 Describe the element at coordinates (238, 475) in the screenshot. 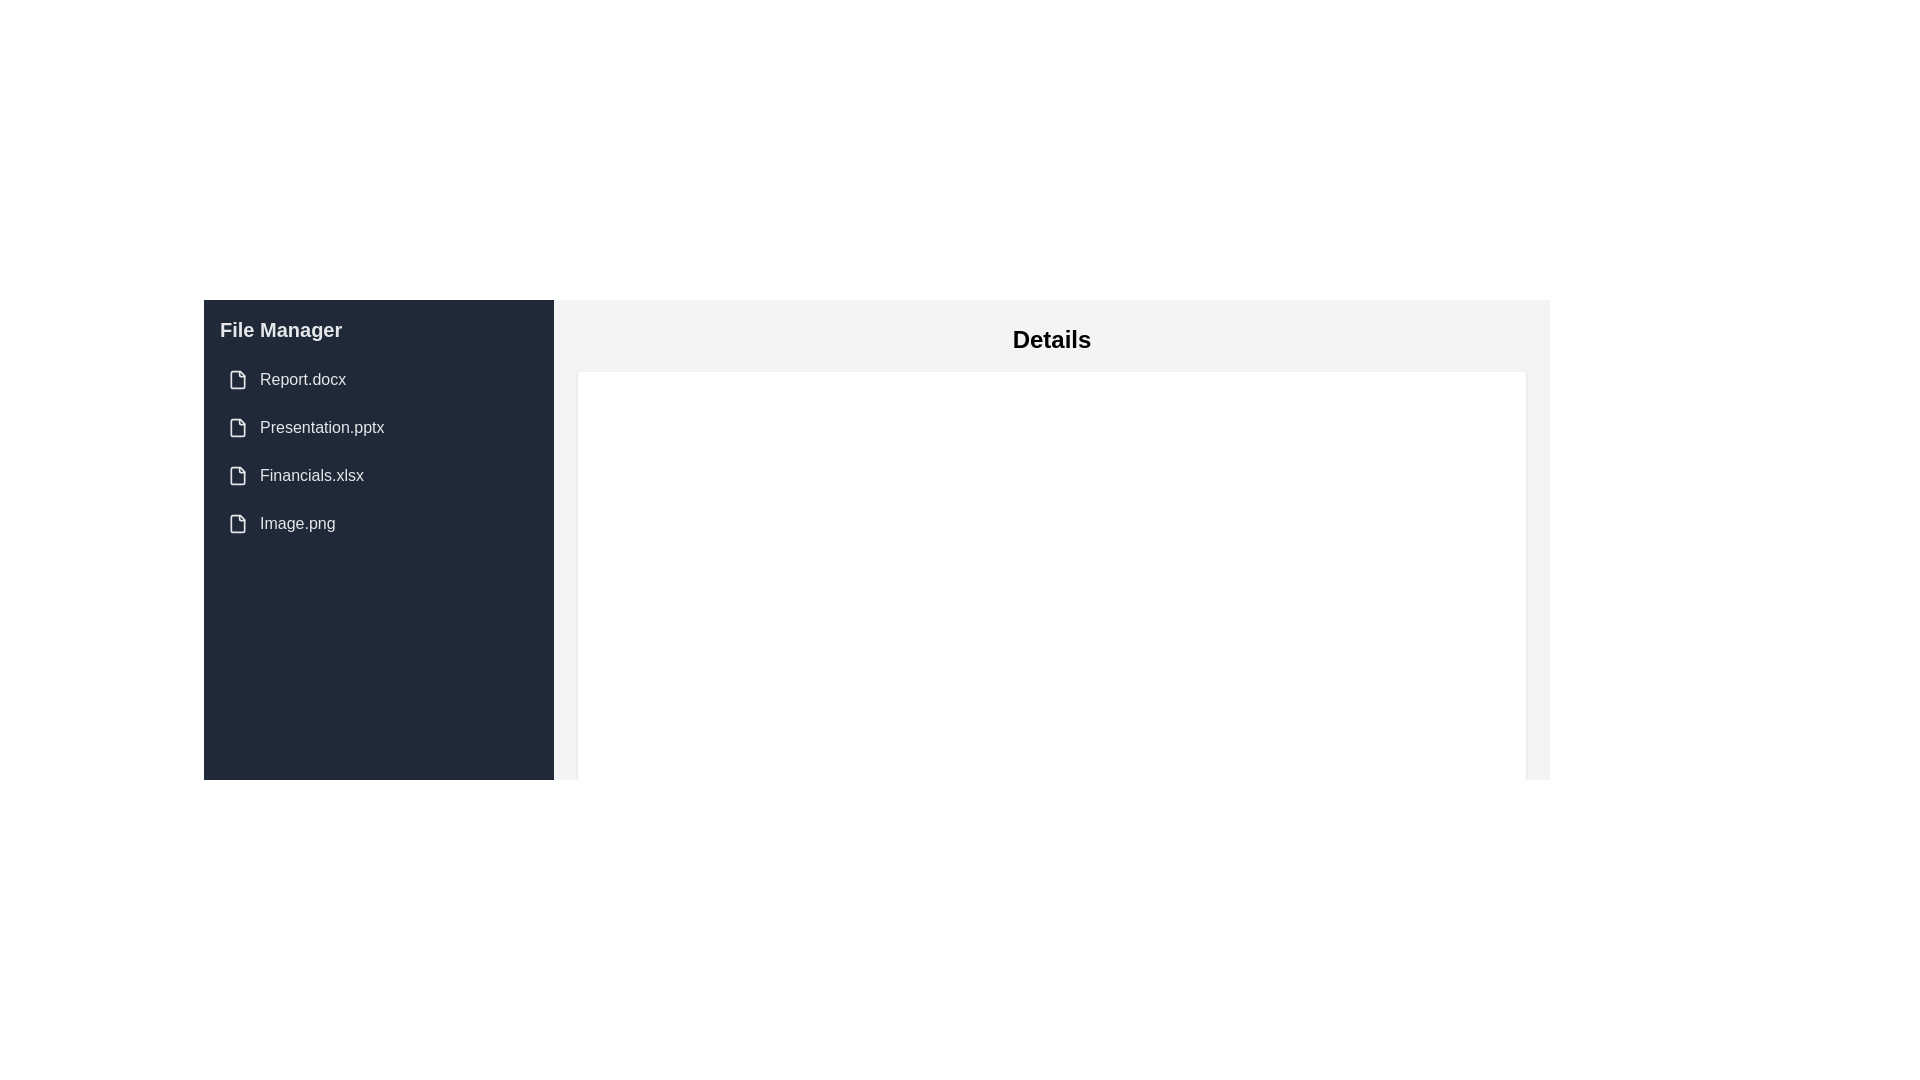

I see `the visual icon representing a document file, which is located next to the 'Financials.xlsx' text in the file manager list` at that location.